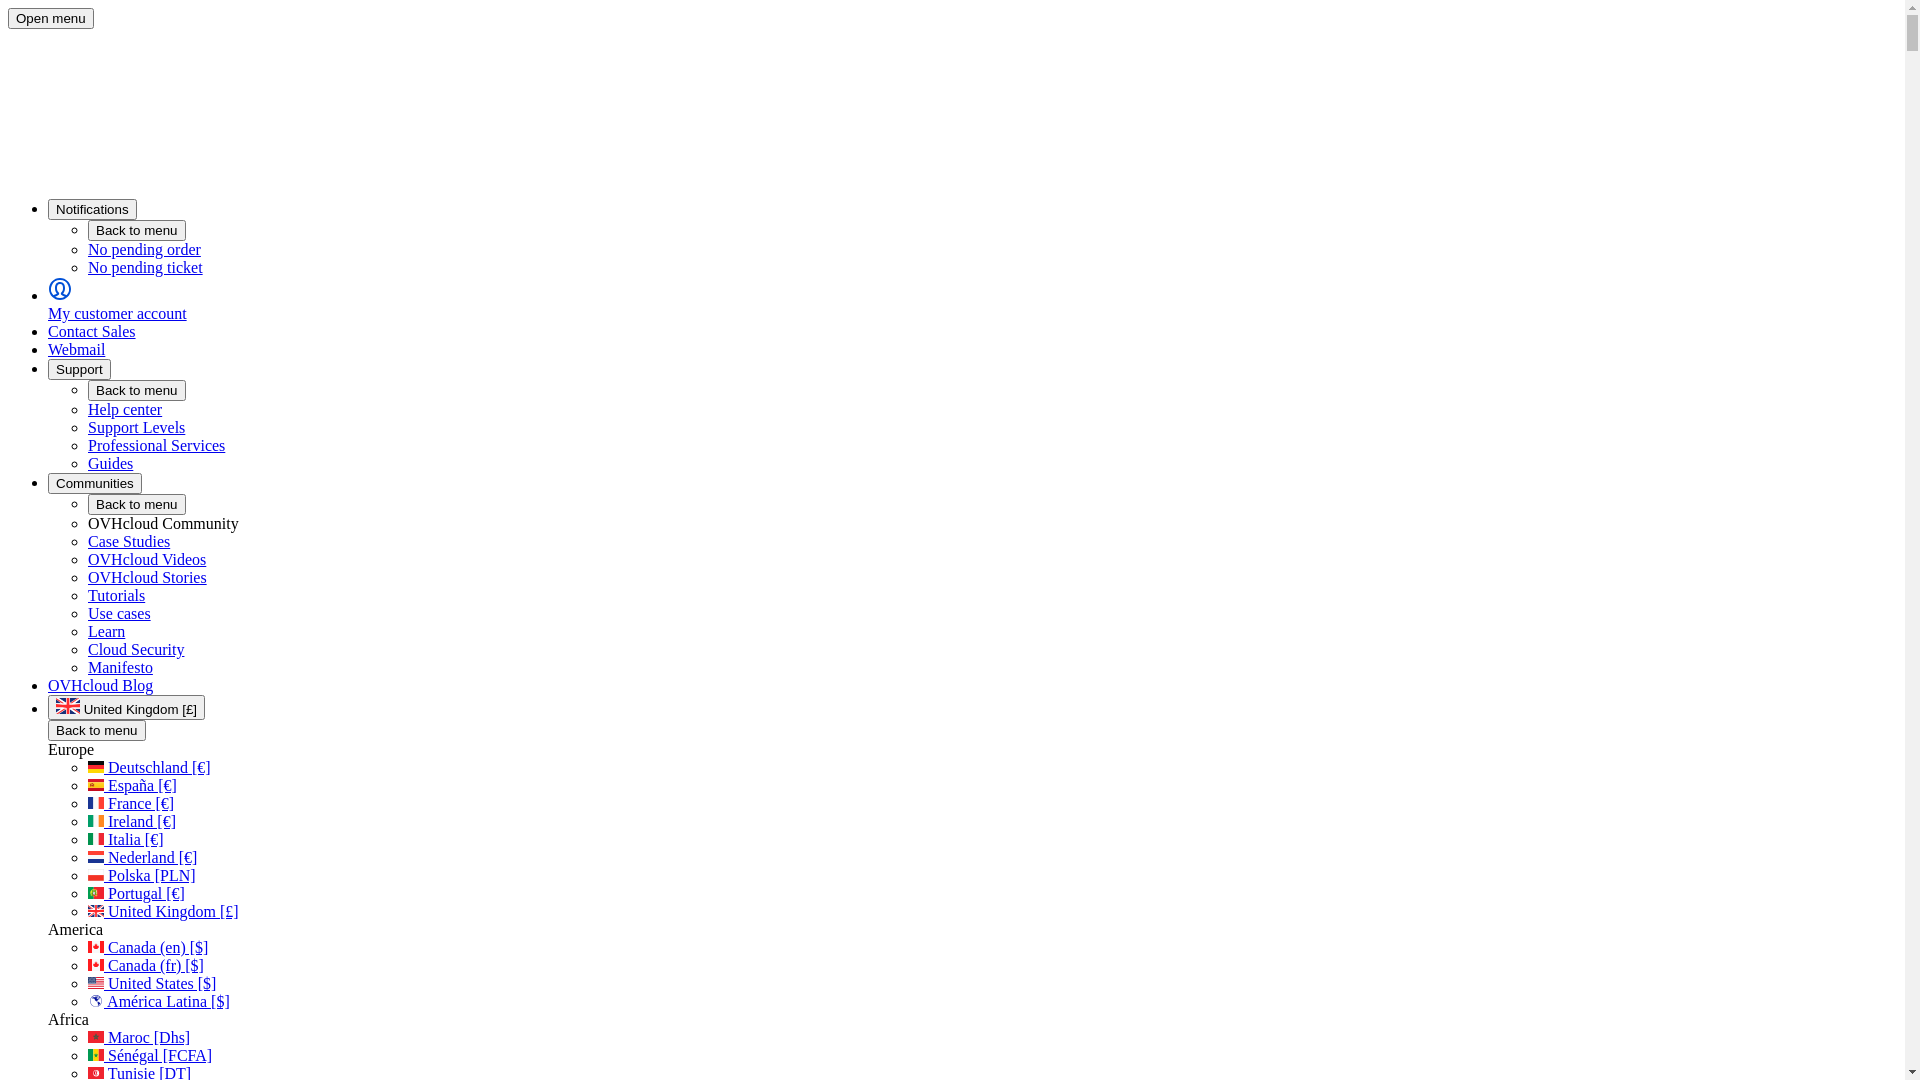  I want to click on 'Notifications', so click(91, 209).